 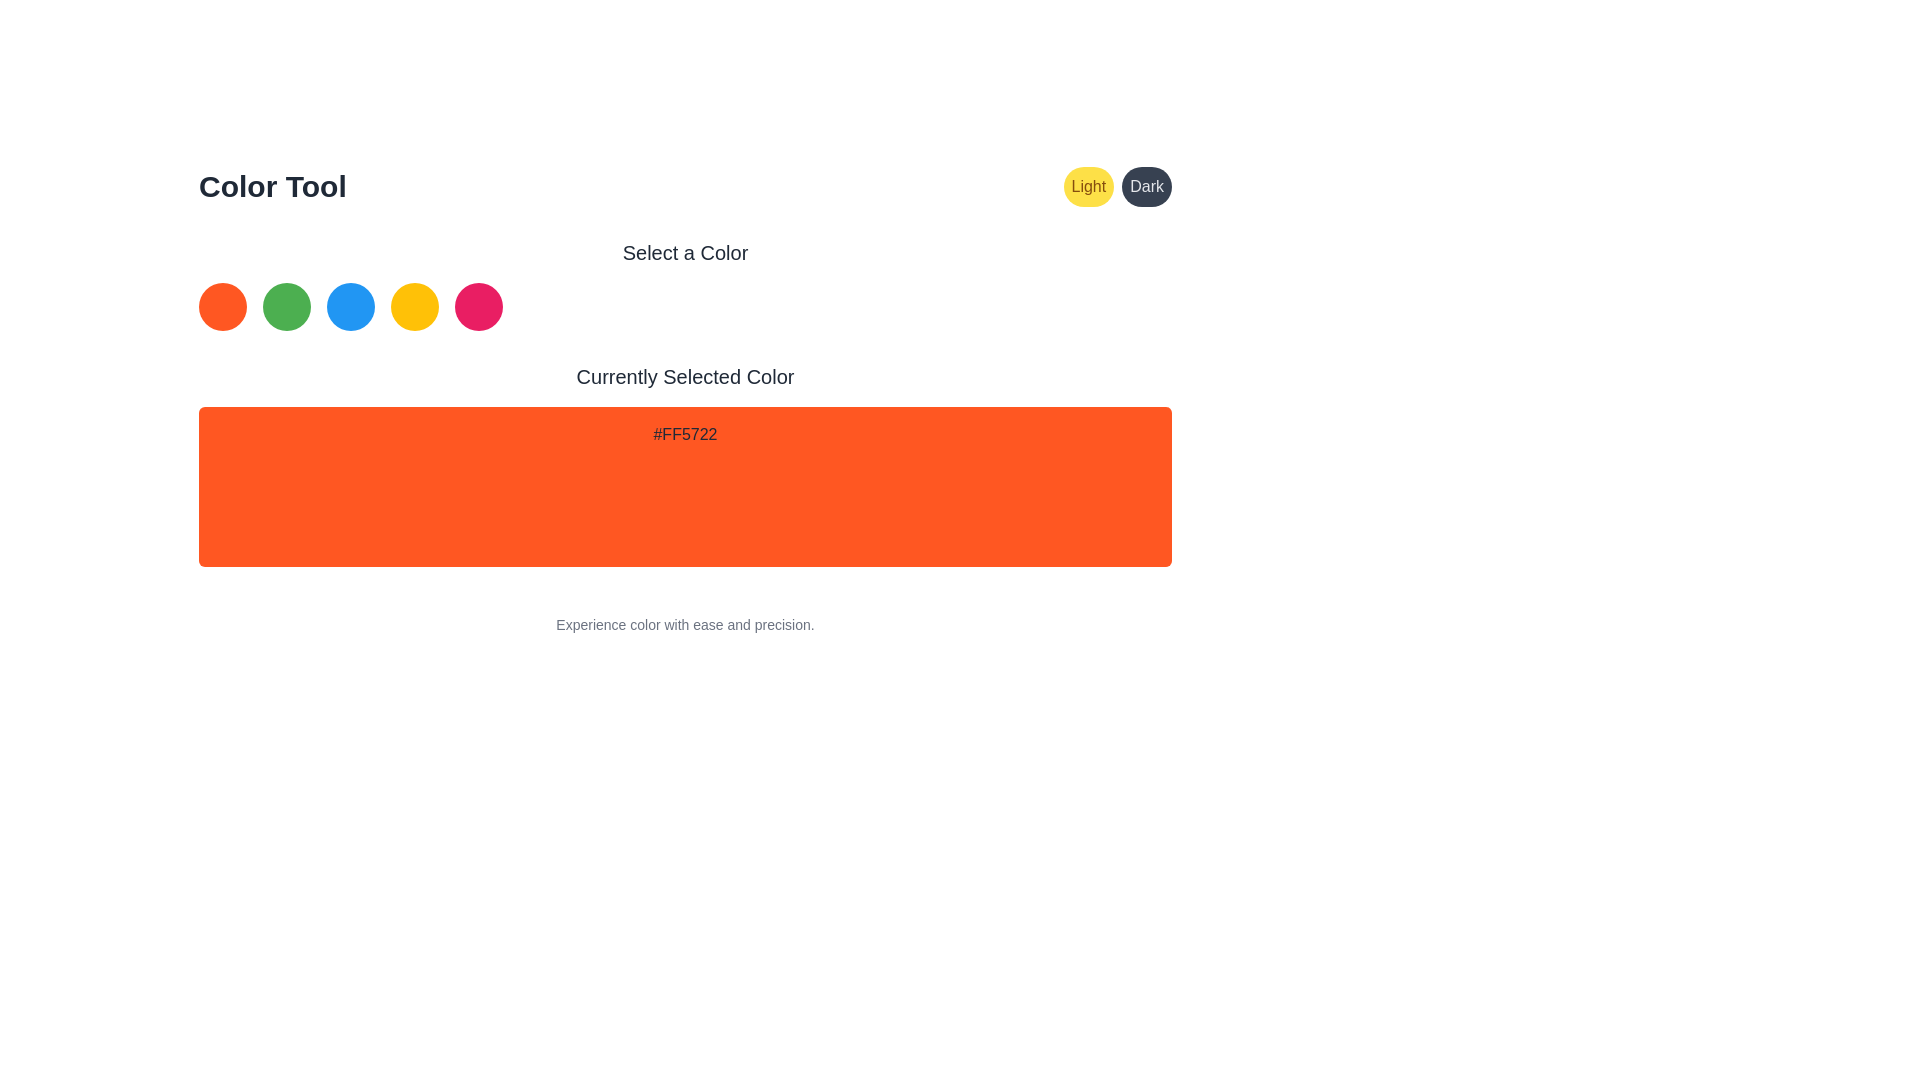 What do you see at coordinates (413, 307) in the screenshot?
I see `the fourth circular button in the Color Tool section` at bounding box center [413, 307].